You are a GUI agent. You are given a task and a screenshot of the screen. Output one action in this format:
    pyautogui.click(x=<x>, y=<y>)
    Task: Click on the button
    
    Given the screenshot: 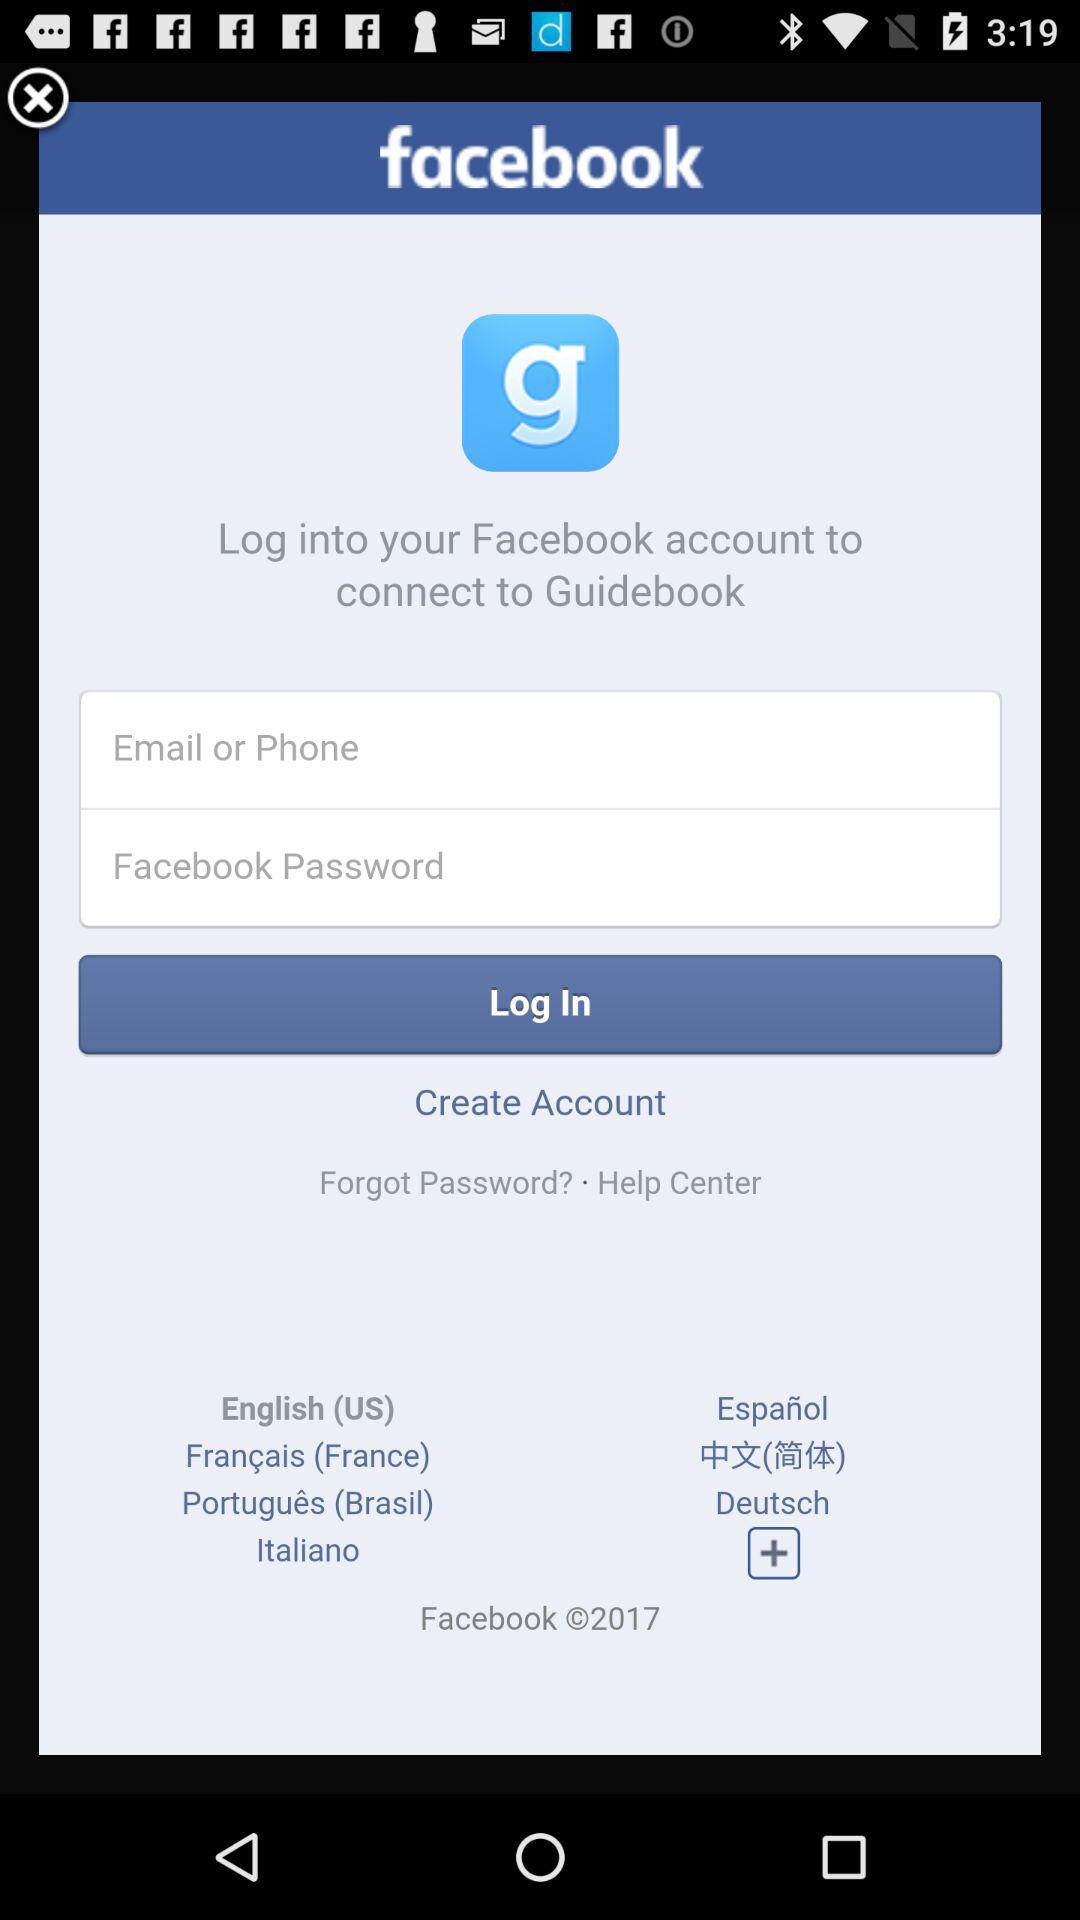 What is the action you would take?
    pyautogui.click(x=38, y=100)
    